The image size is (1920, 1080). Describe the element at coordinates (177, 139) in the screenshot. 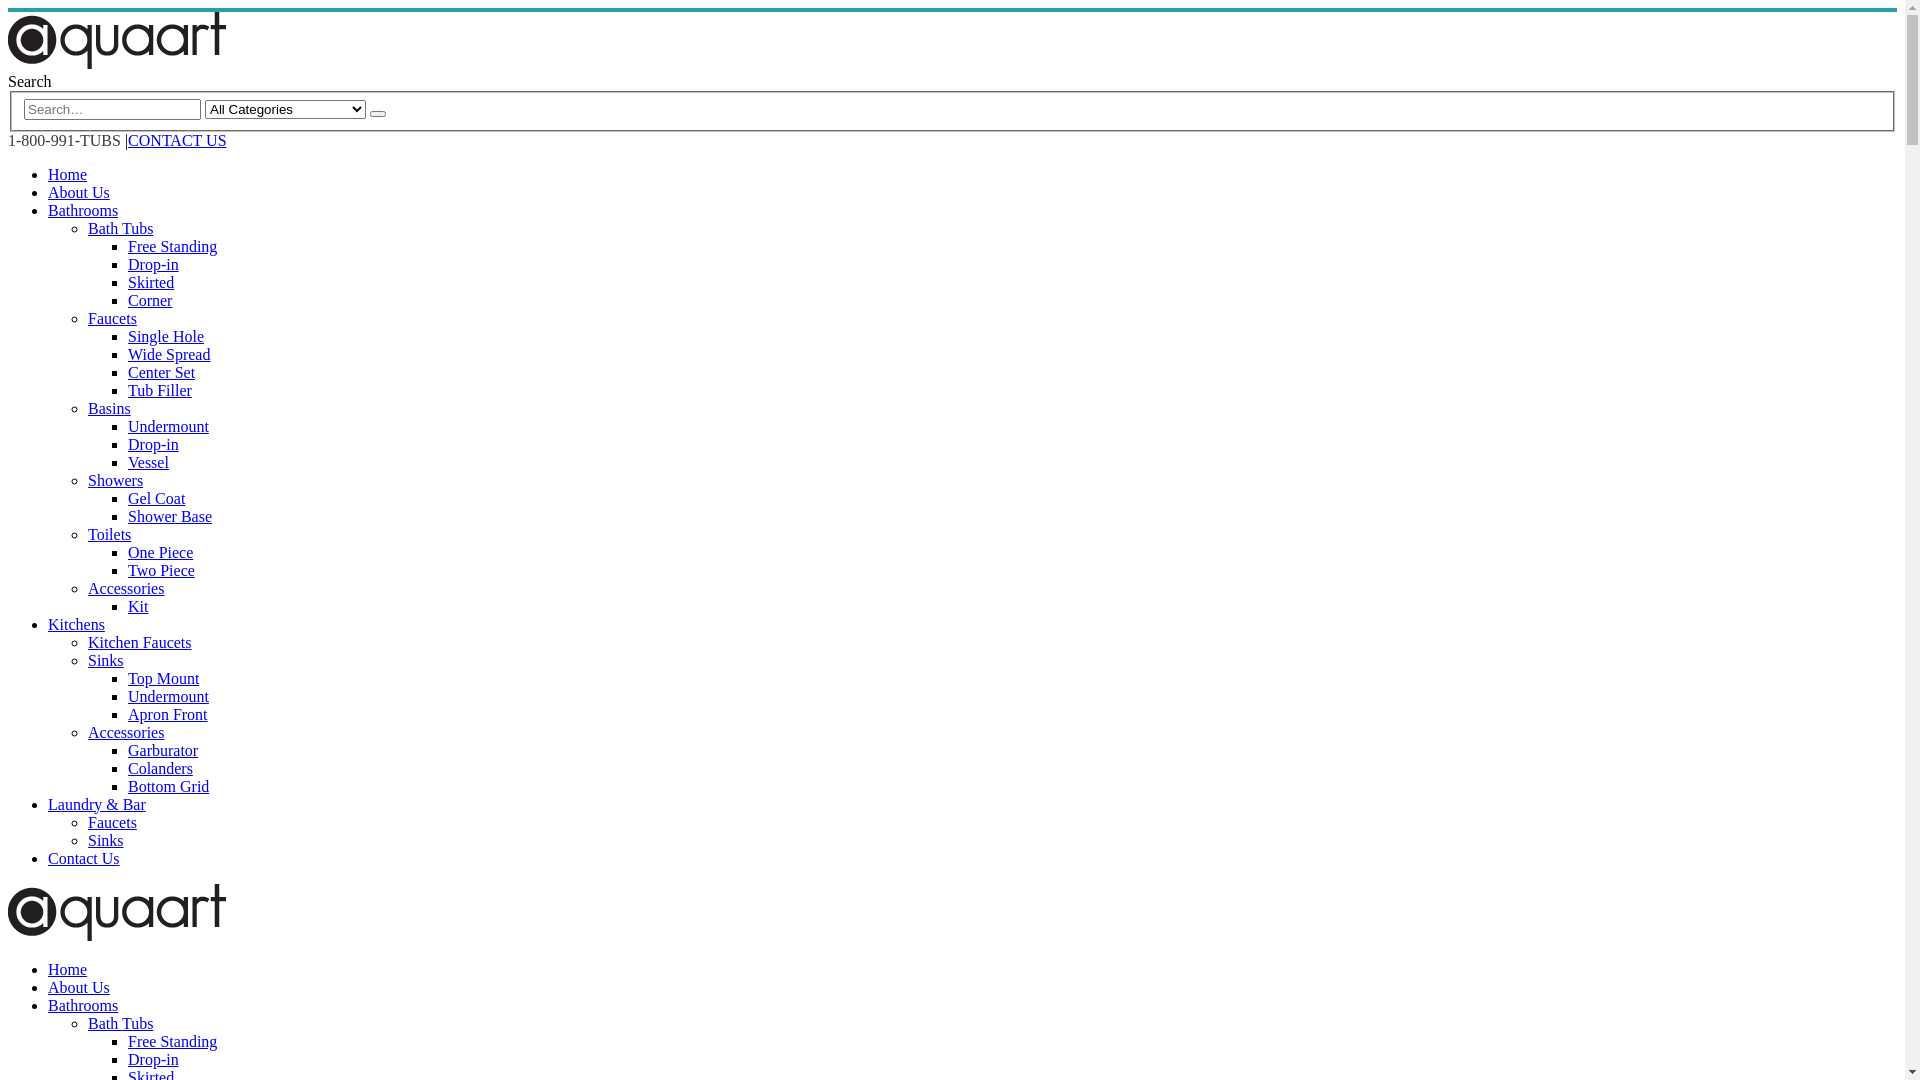

I see `'CONTACT US'` at that location.